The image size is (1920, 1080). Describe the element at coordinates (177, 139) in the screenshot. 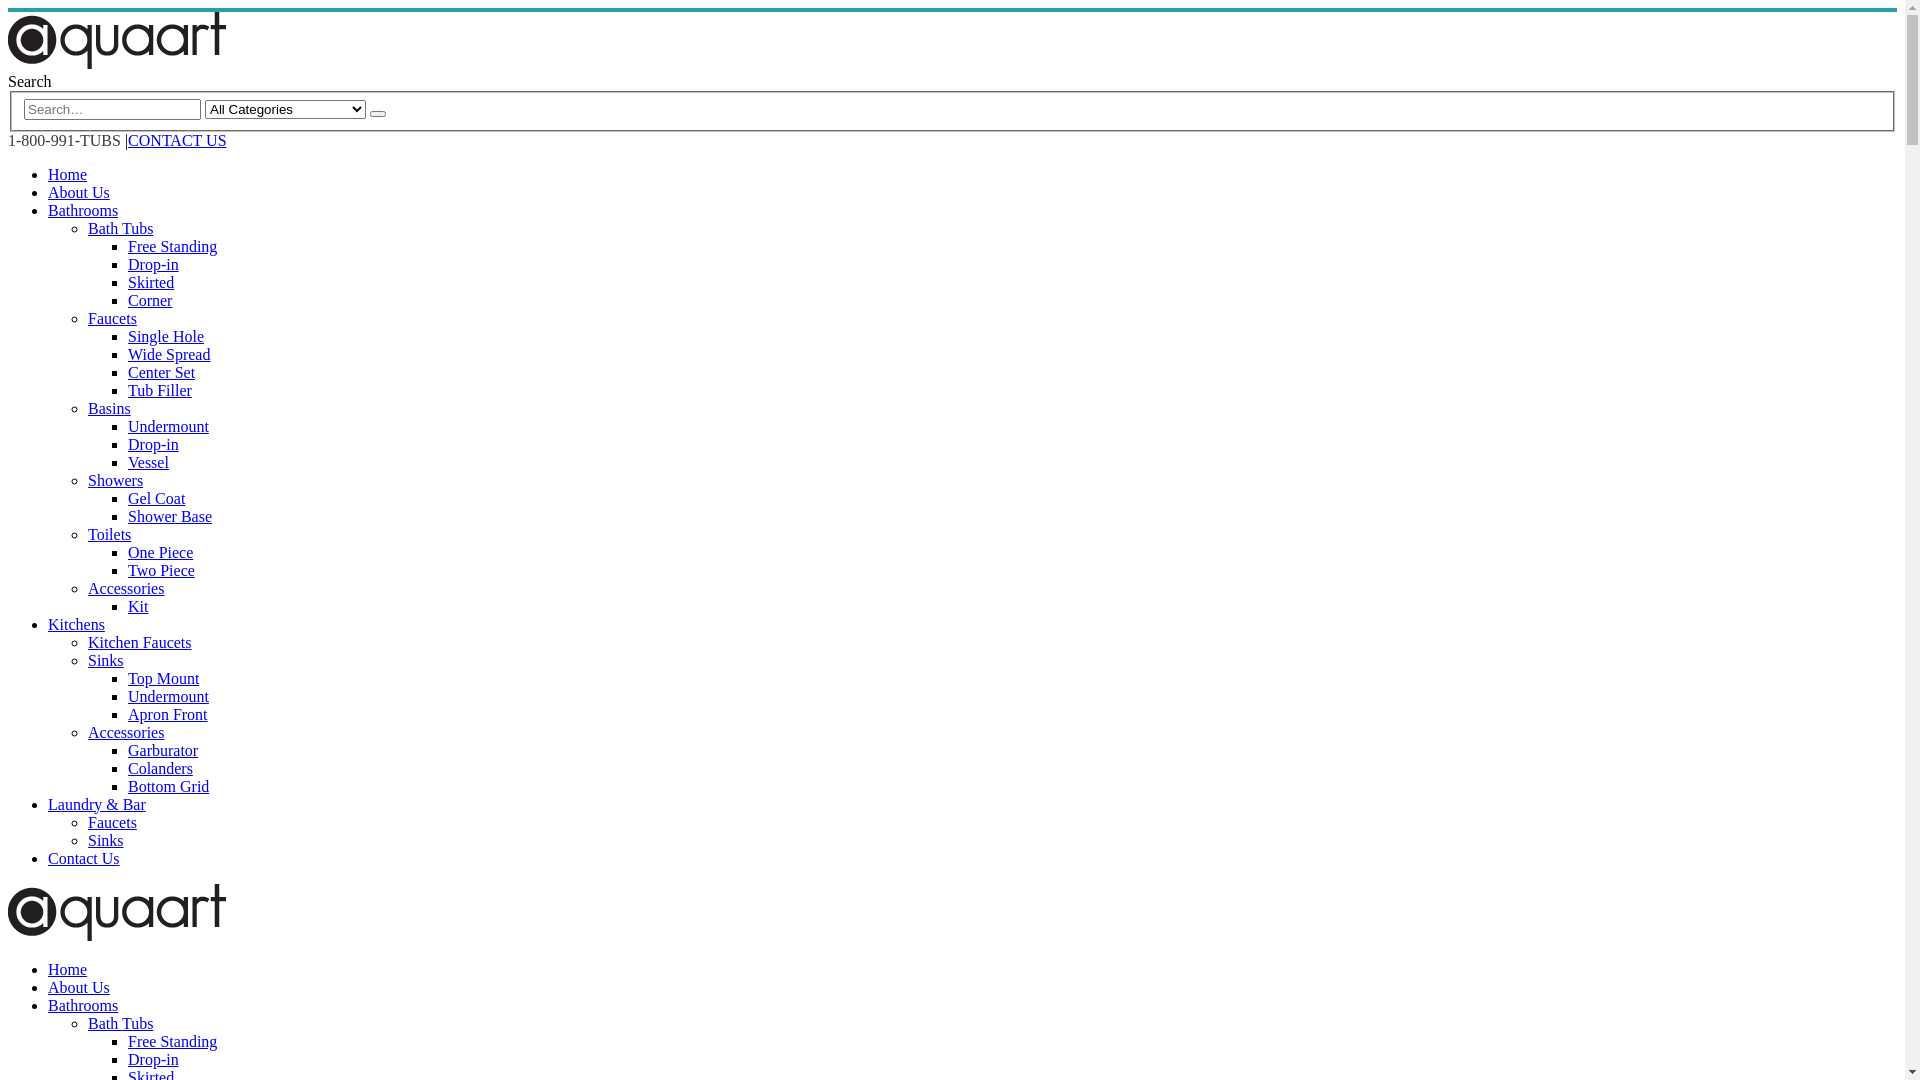

I see `'CONTACT US'` at that location.